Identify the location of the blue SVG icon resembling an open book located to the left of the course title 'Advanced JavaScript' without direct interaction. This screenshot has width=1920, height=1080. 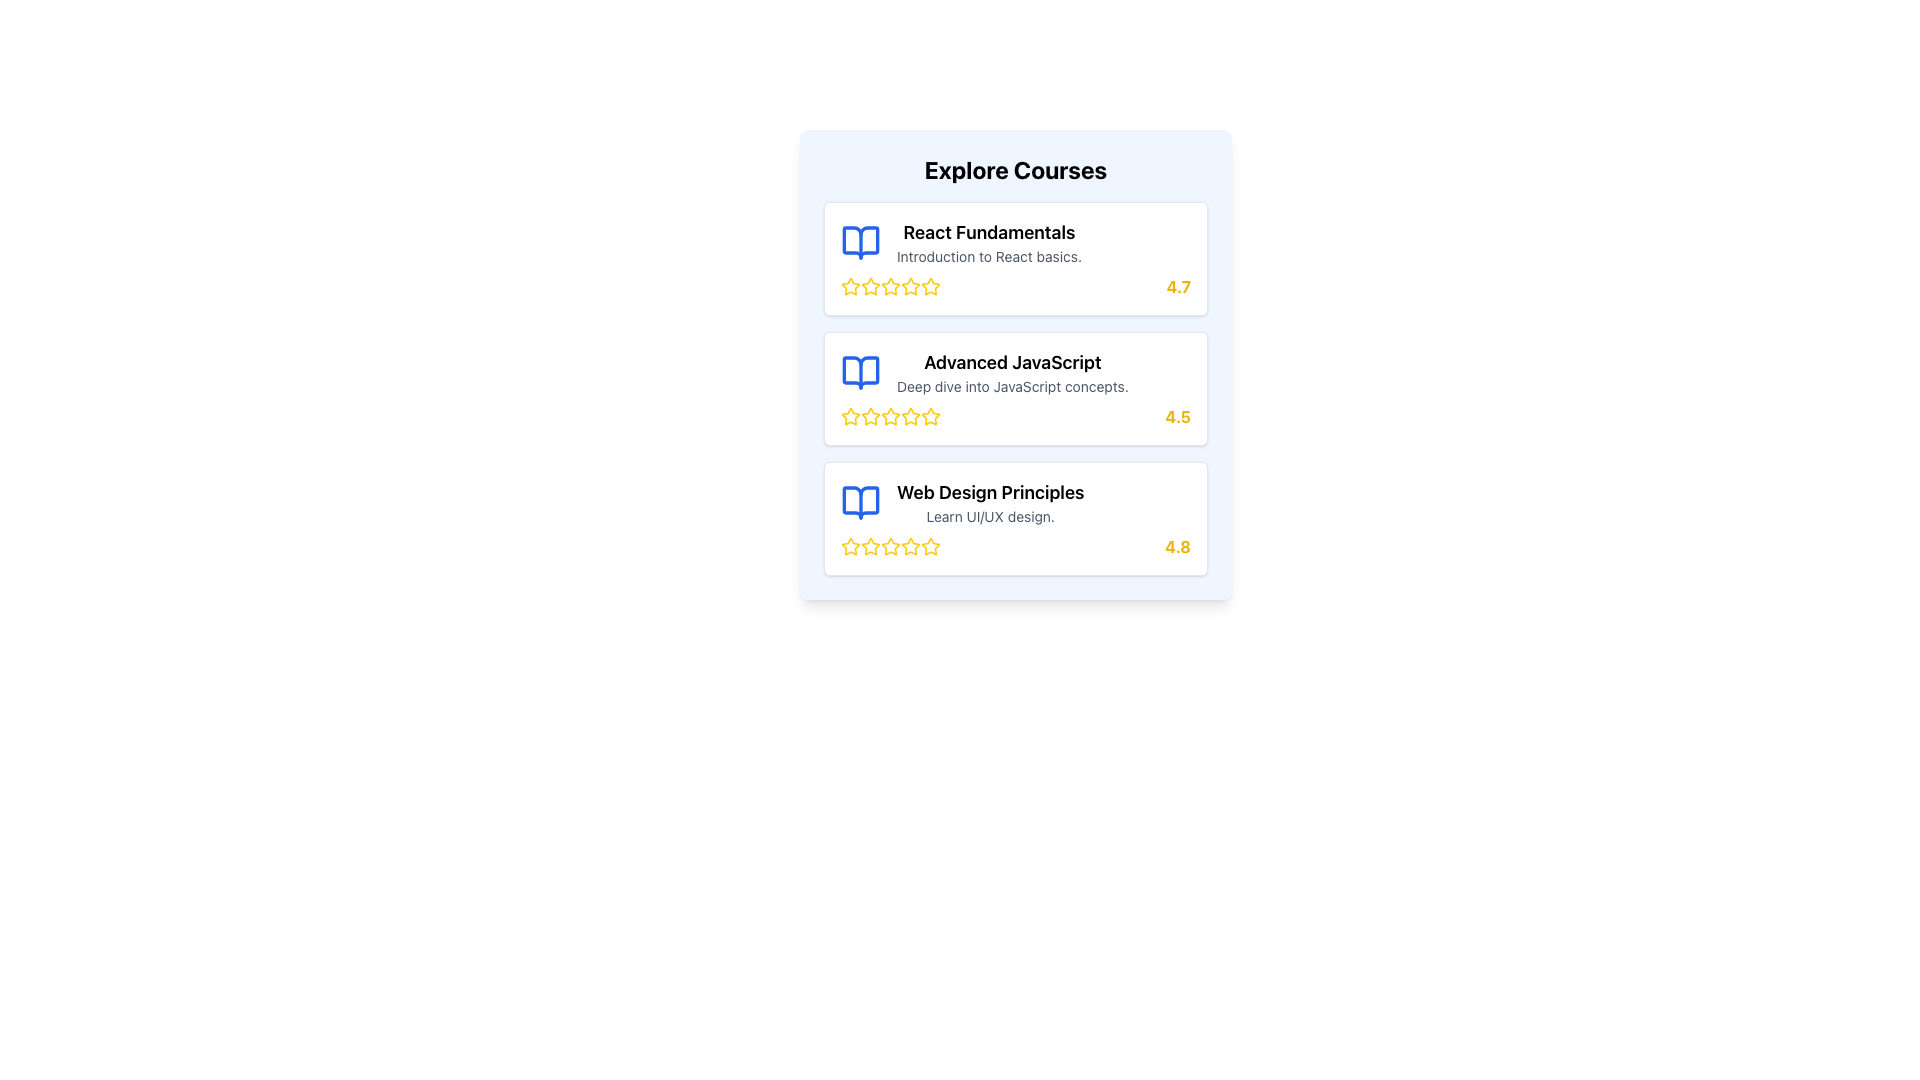
(860, 373).